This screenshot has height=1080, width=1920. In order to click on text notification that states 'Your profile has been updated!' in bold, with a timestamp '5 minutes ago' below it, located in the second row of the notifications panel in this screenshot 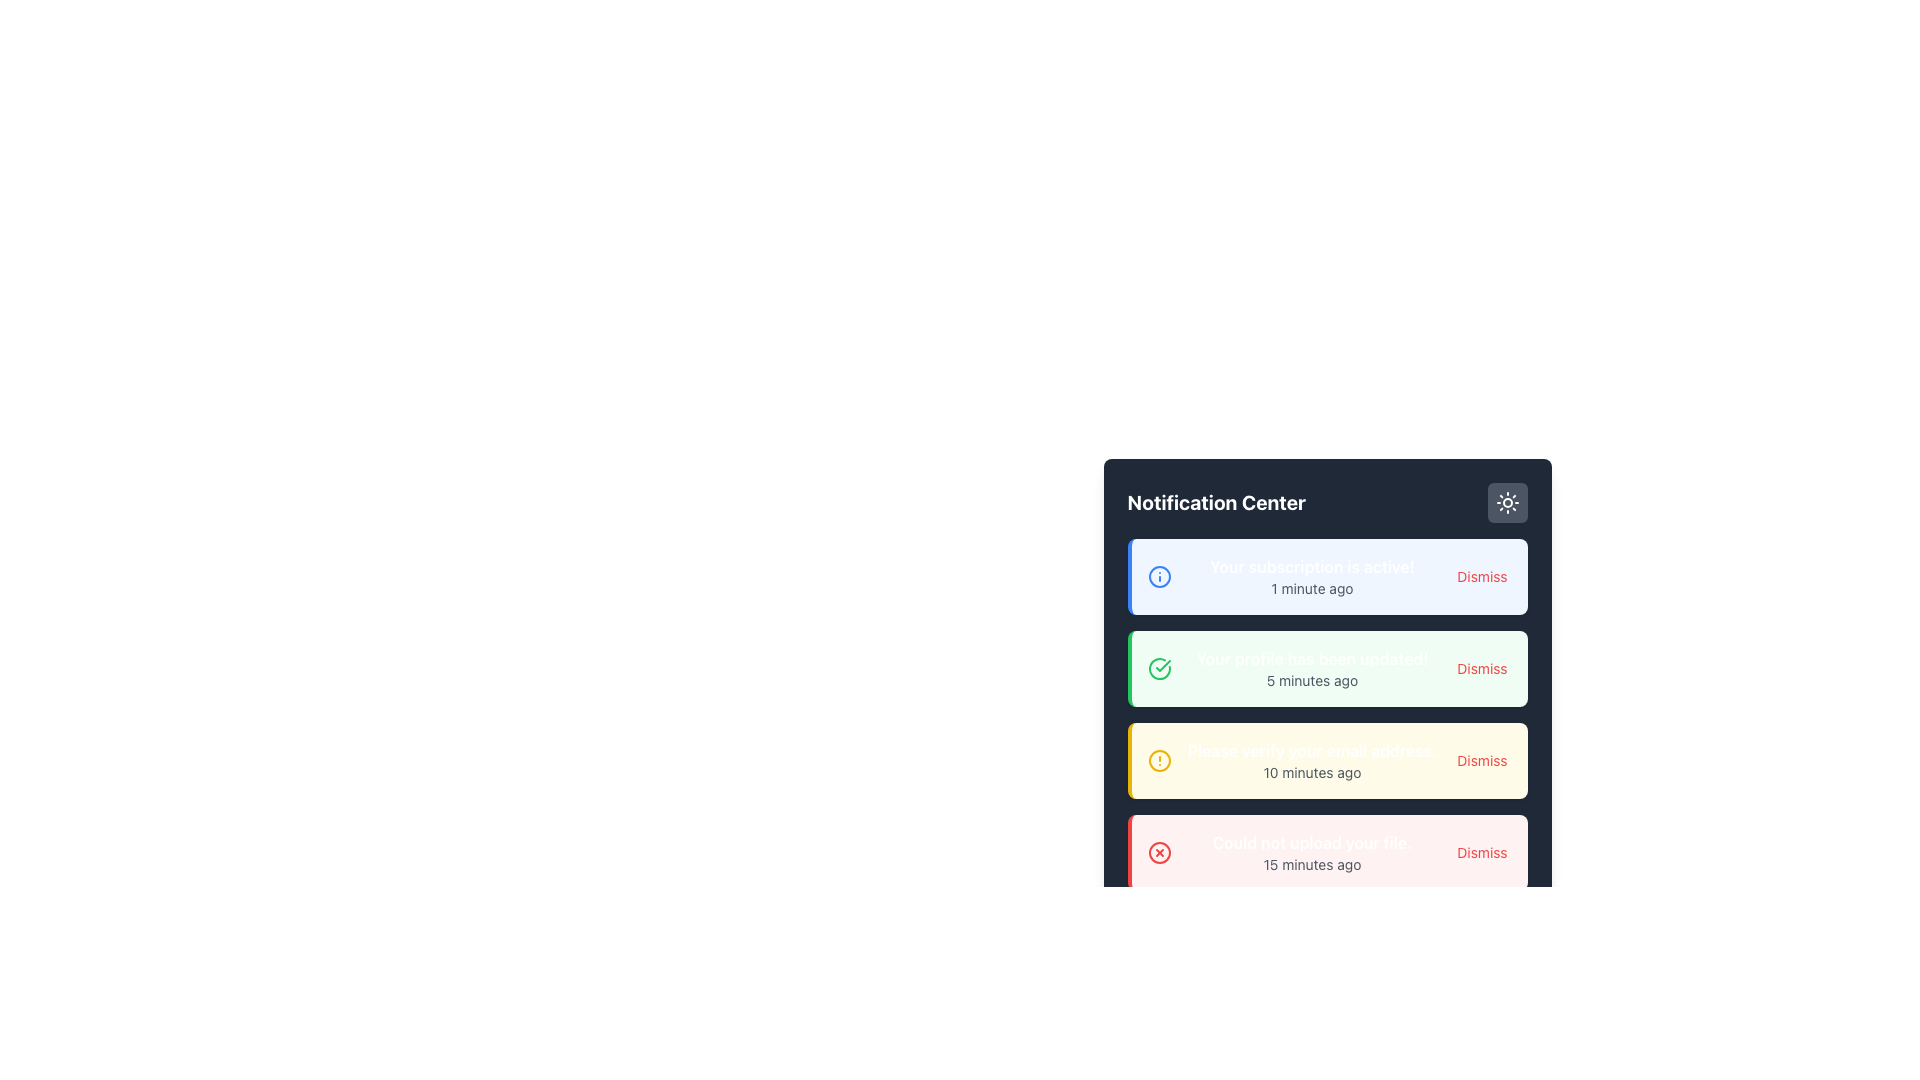, I will do `click(1312, 668)`.